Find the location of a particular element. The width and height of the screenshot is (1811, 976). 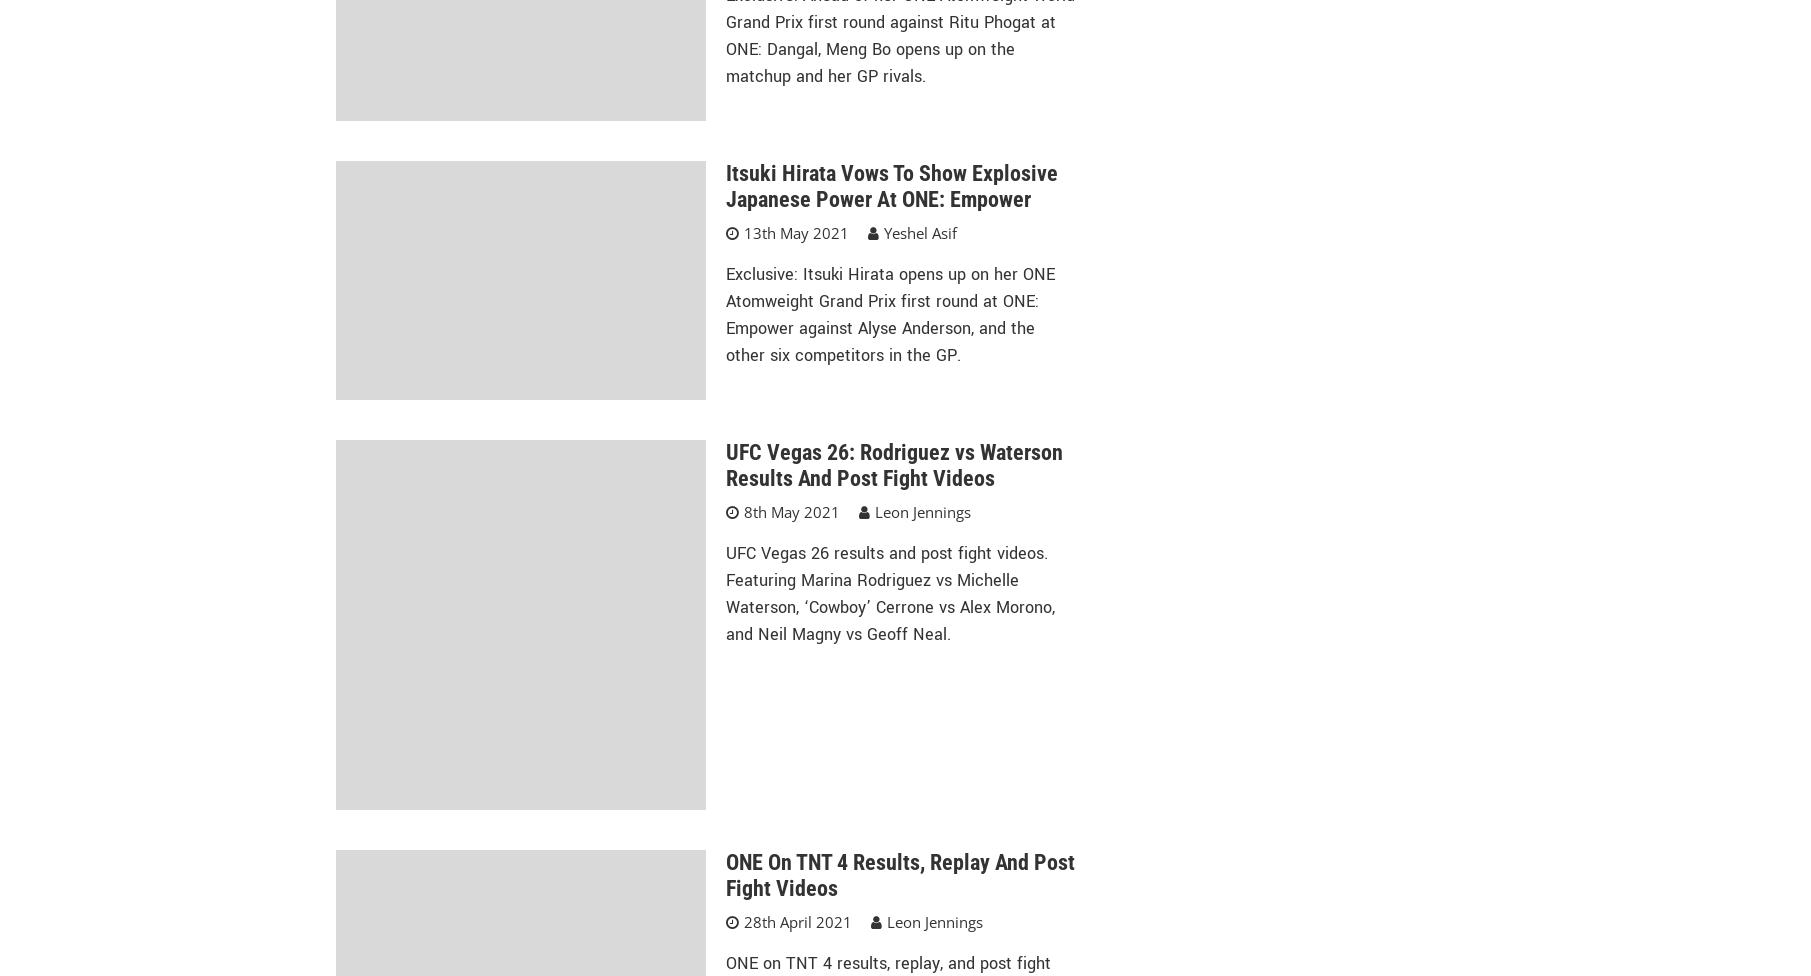

'Yeshel Asif' is located at coordinates (918, 230).